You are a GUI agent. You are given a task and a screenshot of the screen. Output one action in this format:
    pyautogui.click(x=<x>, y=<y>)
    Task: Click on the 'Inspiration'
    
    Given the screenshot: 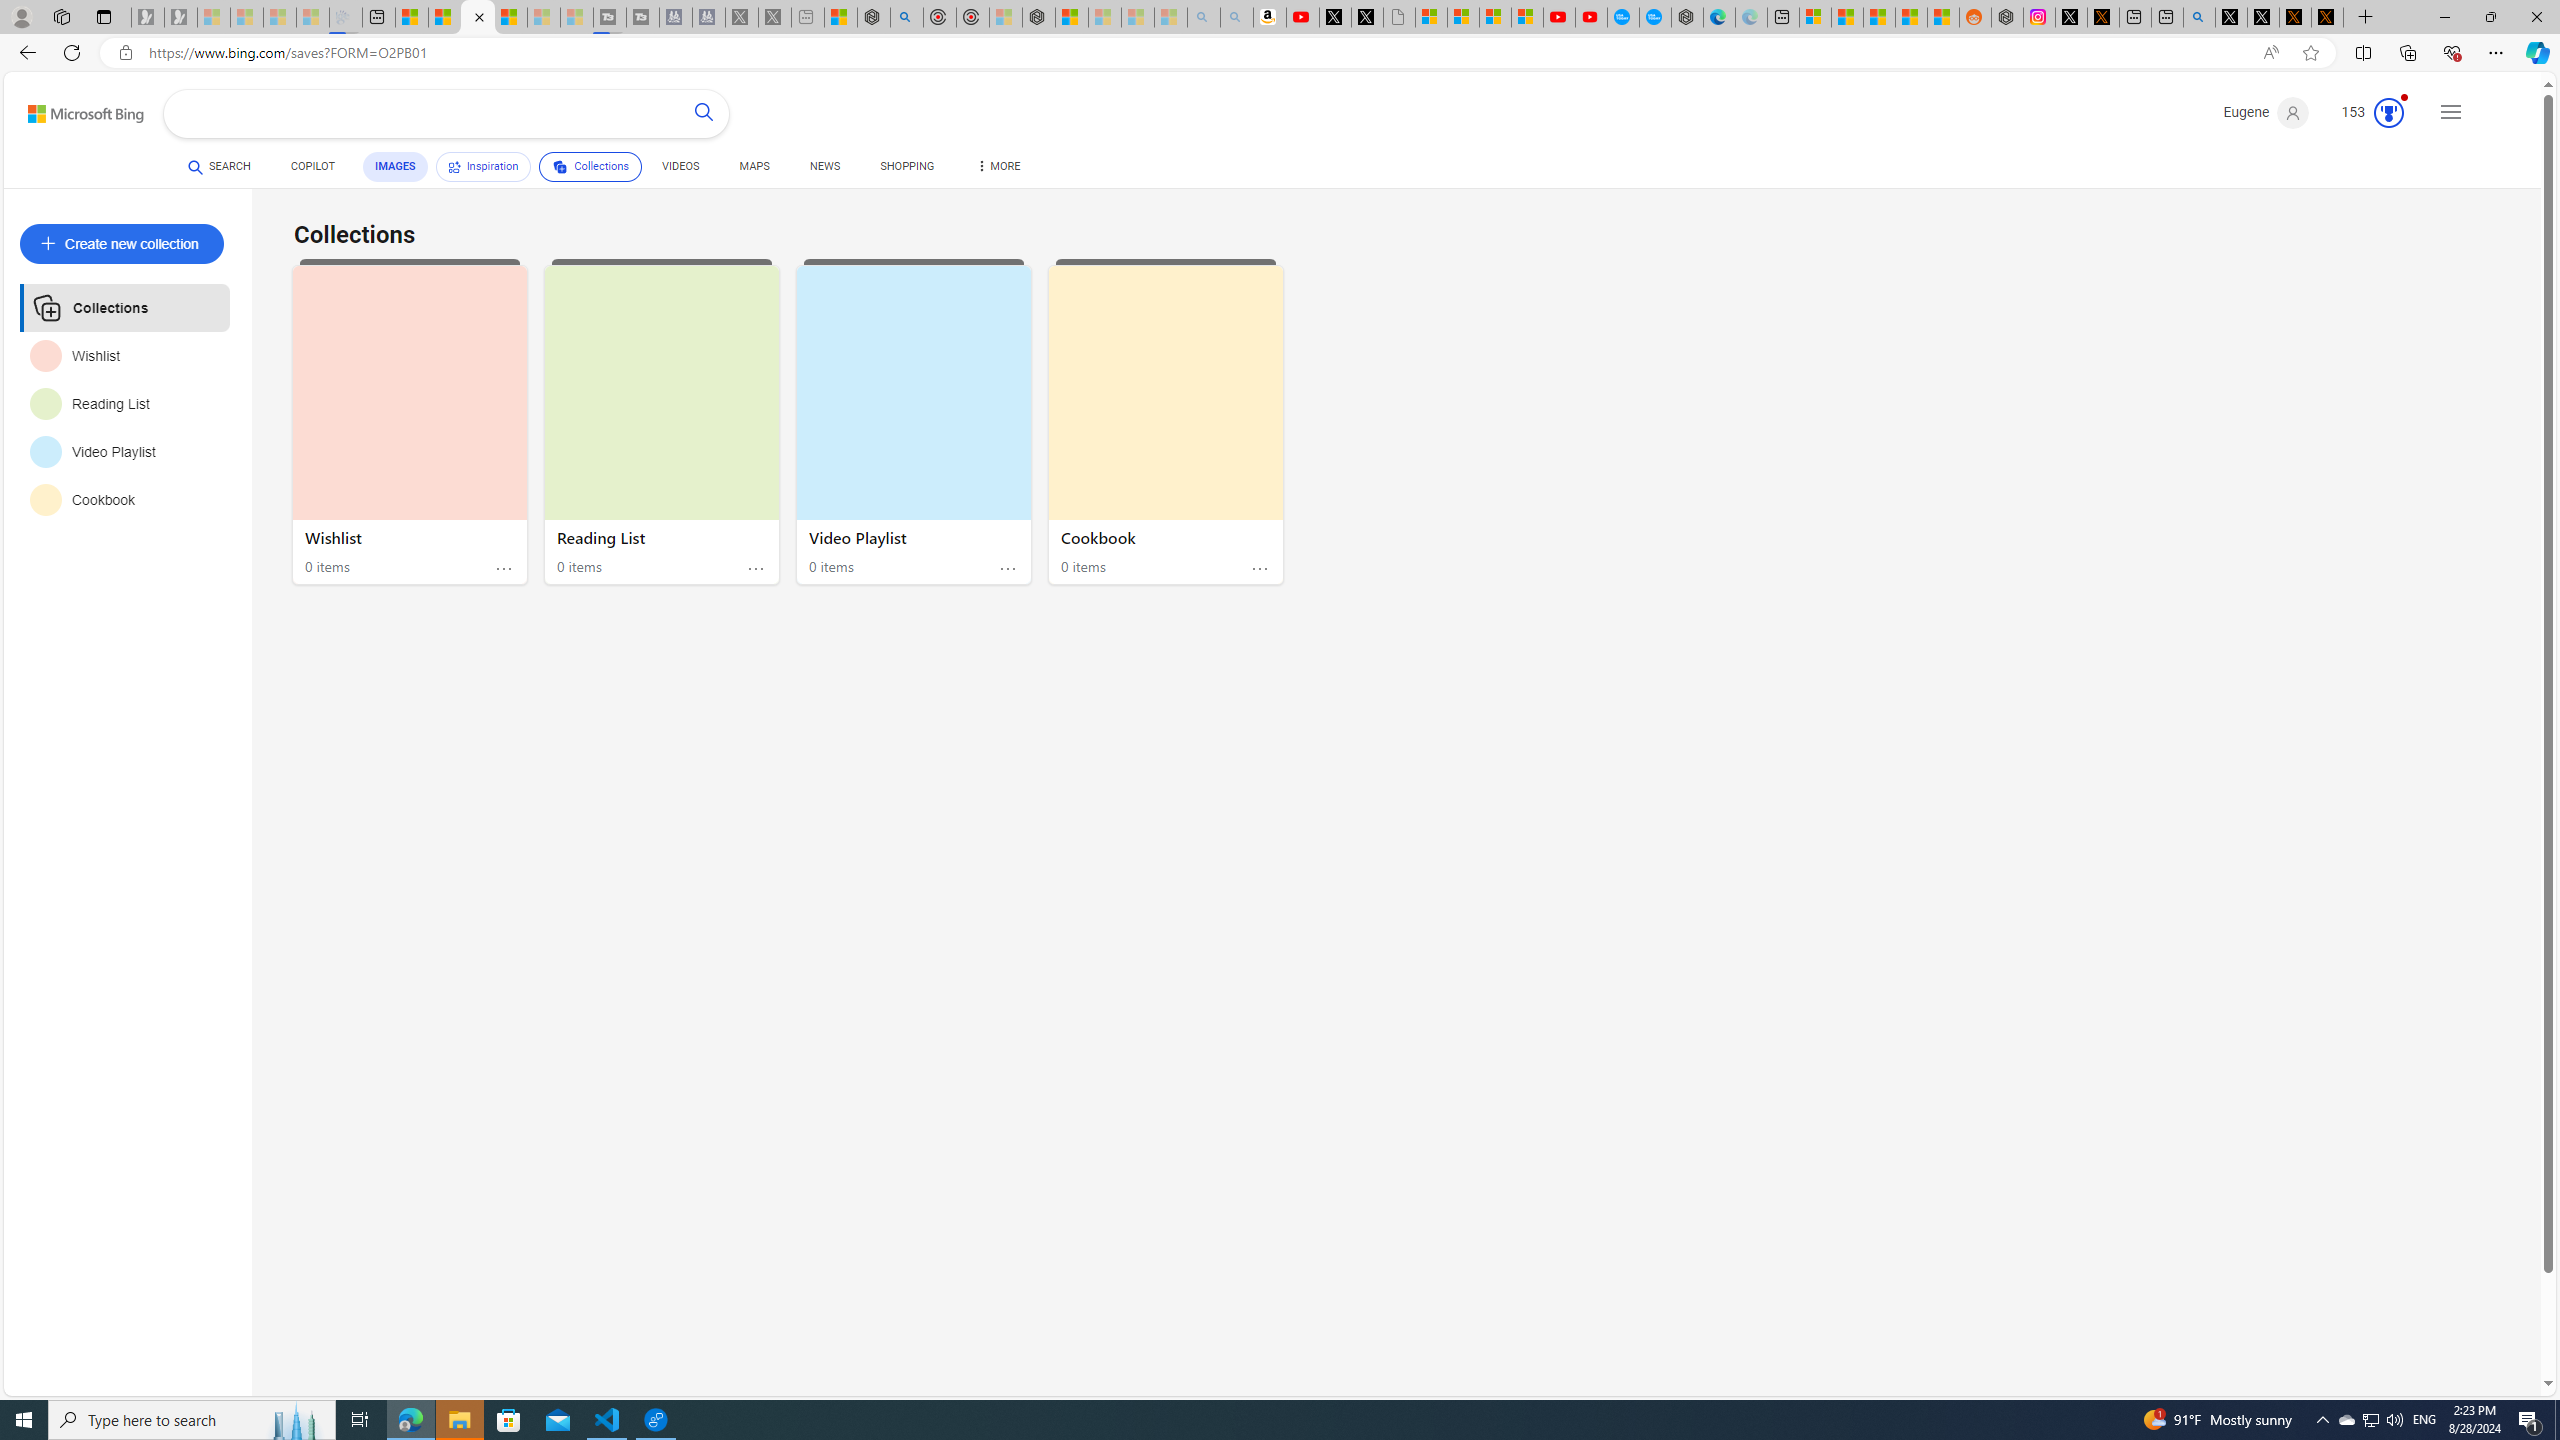 What is the action you would take?
    pyautogui.click(x=482, y=166)
    